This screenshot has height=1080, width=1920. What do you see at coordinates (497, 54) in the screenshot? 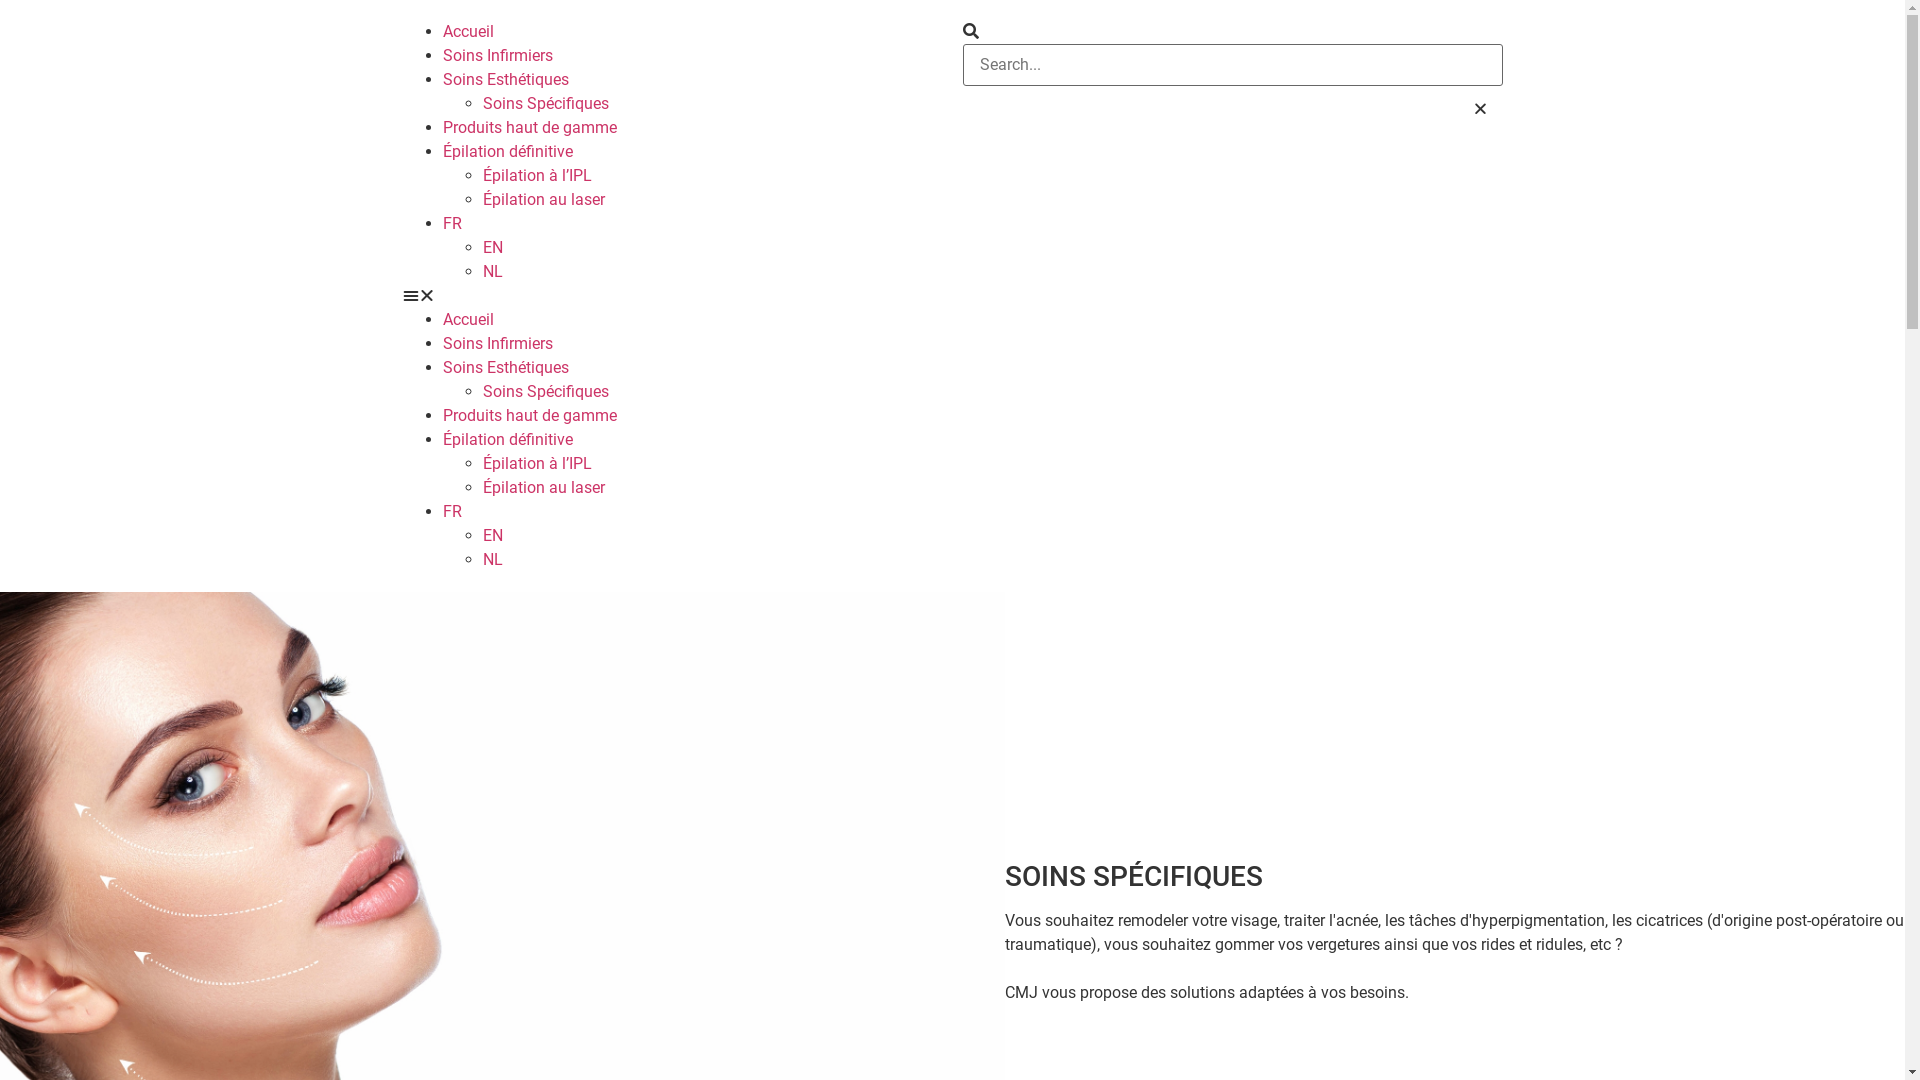
I see `'Soins Infirmiers'` at bounding box center [497, 54].